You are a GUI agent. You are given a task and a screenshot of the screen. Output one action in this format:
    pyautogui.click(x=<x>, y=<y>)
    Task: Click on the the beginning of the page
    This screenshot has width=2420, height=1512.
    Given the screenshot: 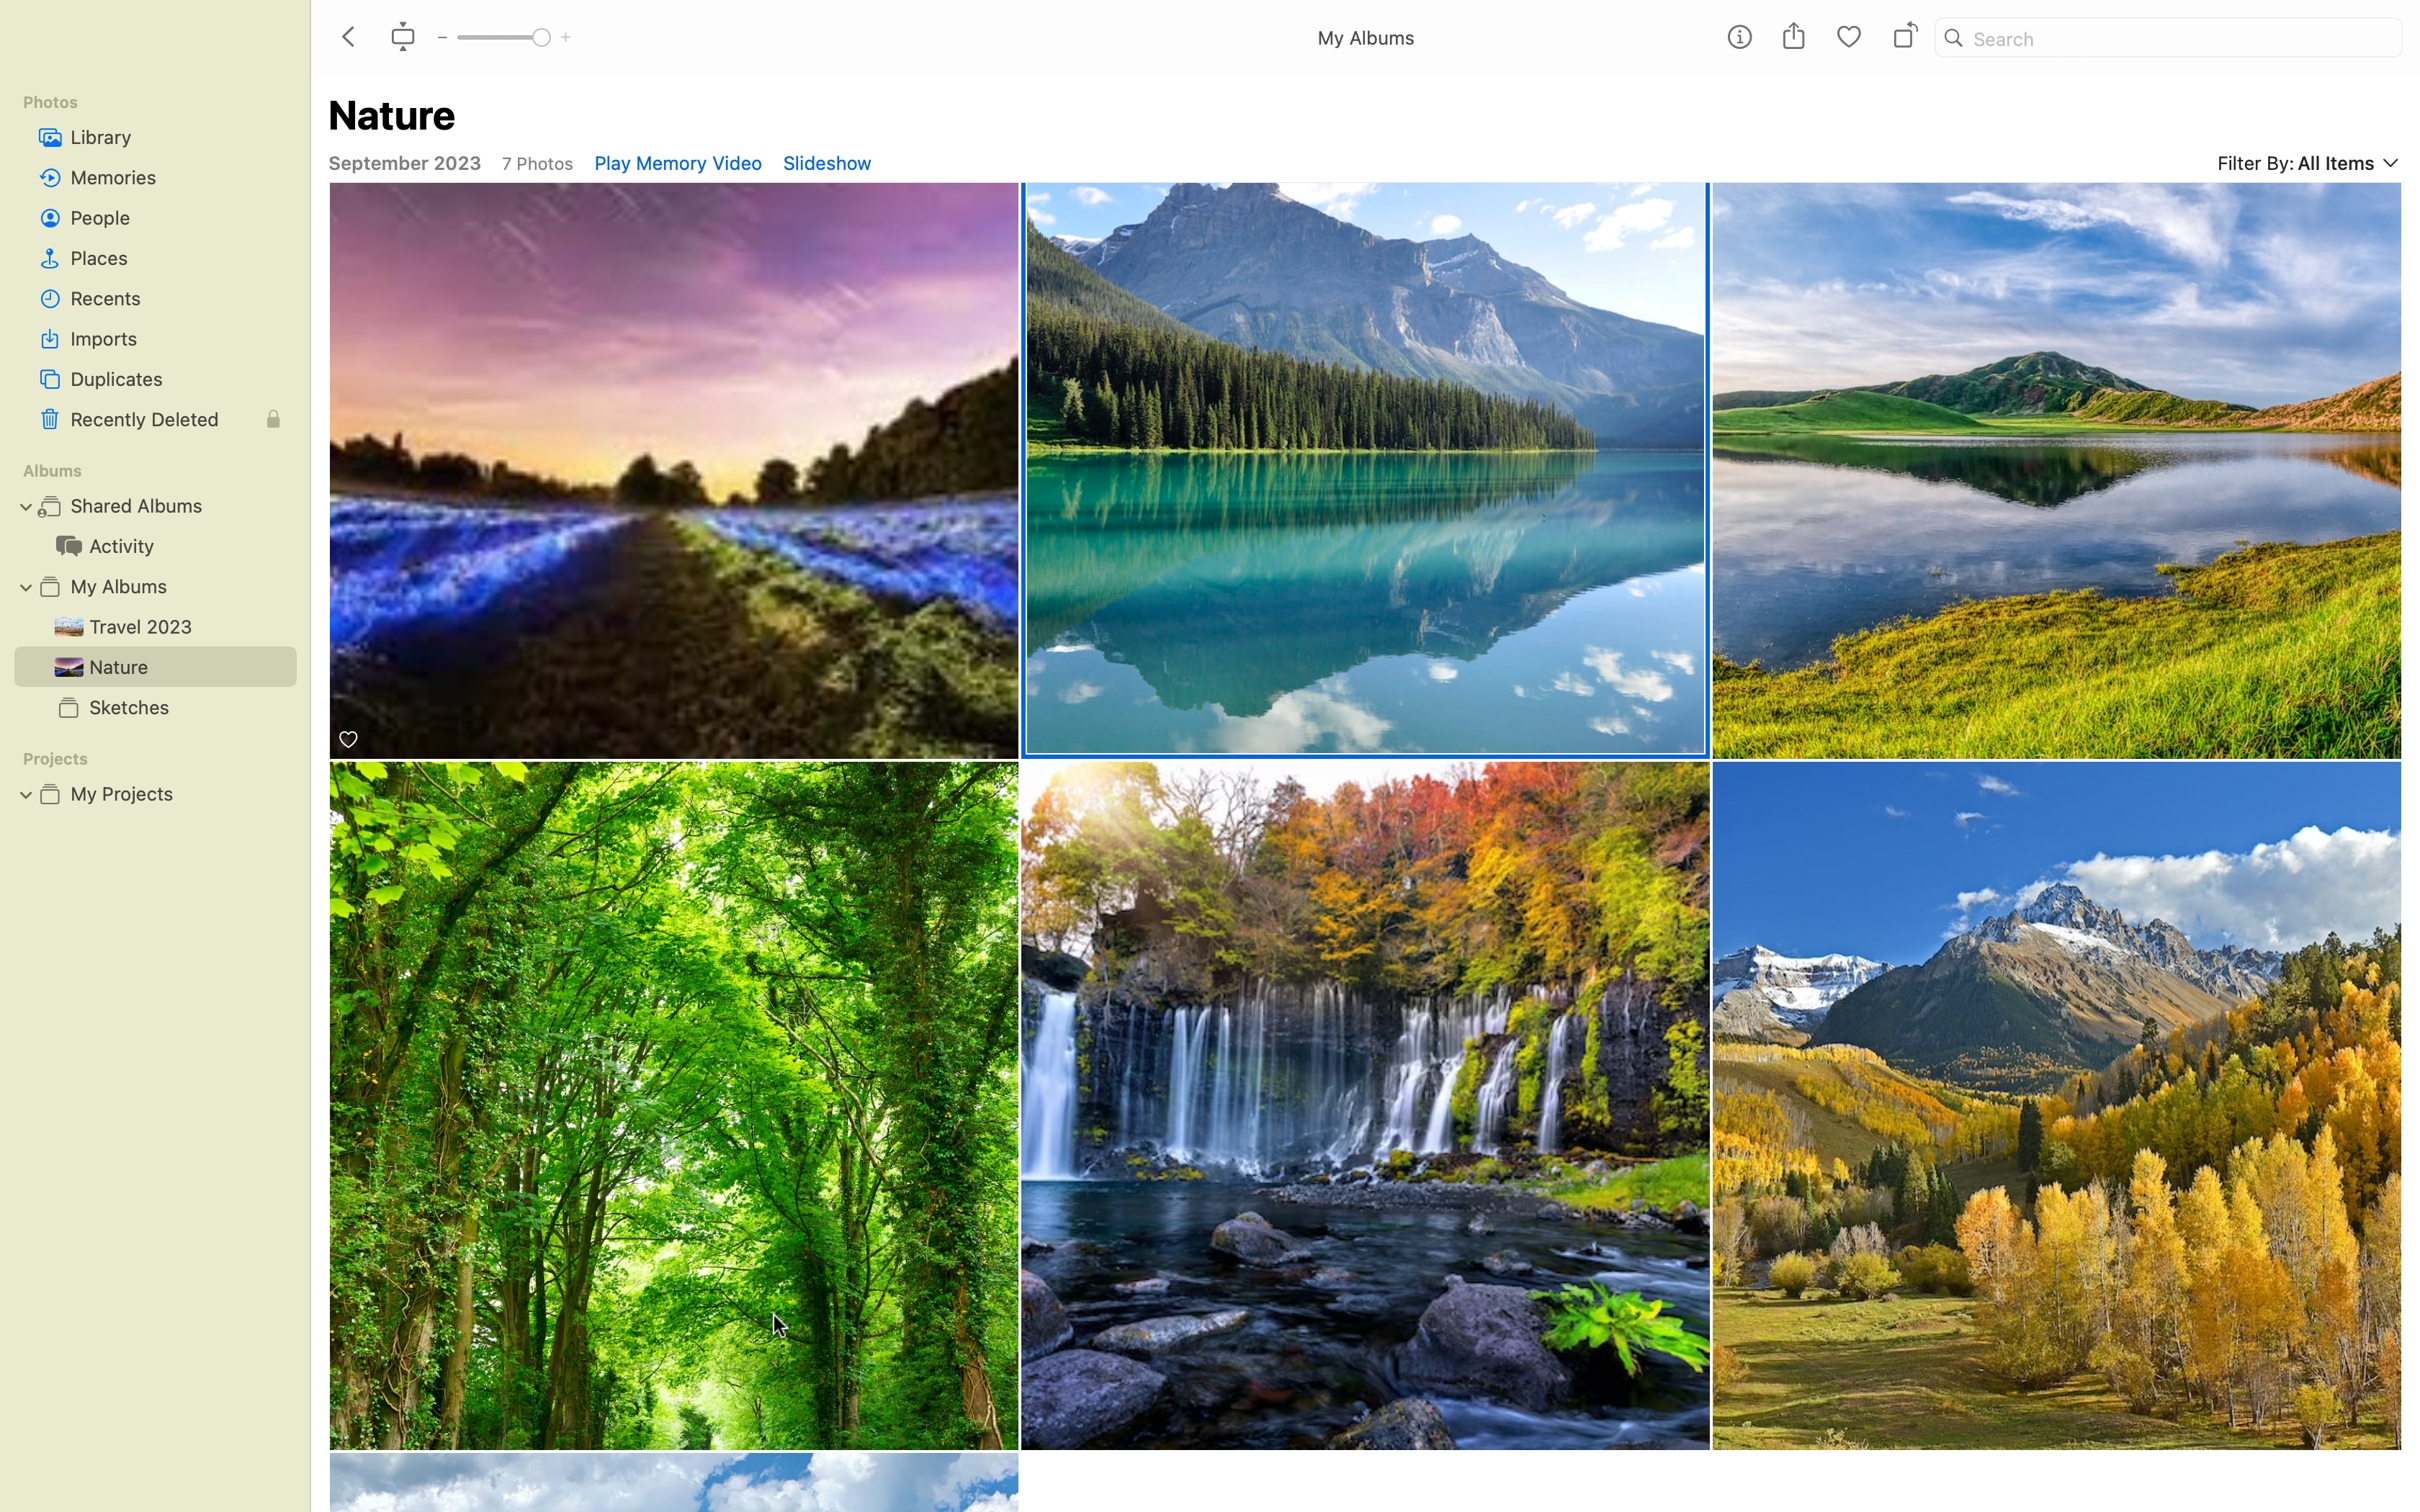 What is the action you would take?
    pyautogui.click(x=4595580, y=1781136)
    